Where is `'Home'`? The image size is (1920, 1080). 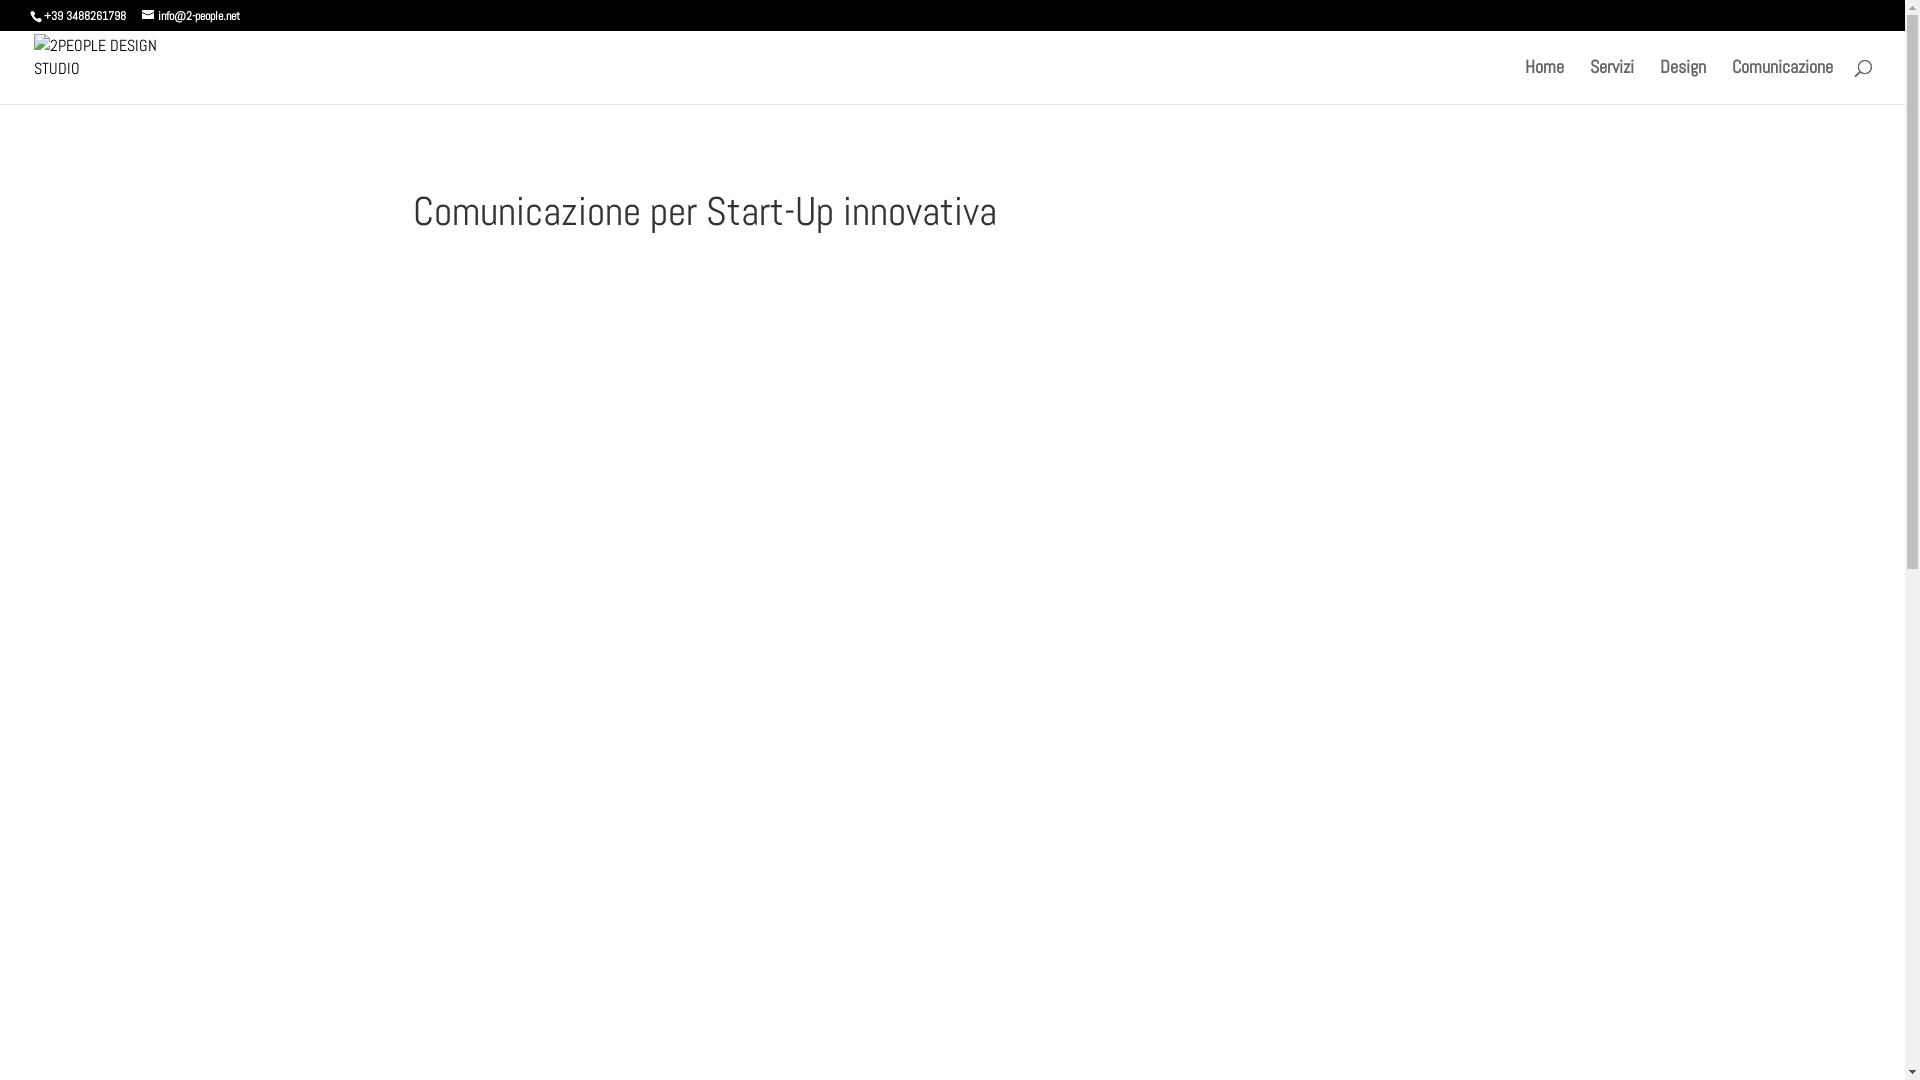
'Home' is located at coordinates (1543, 80).